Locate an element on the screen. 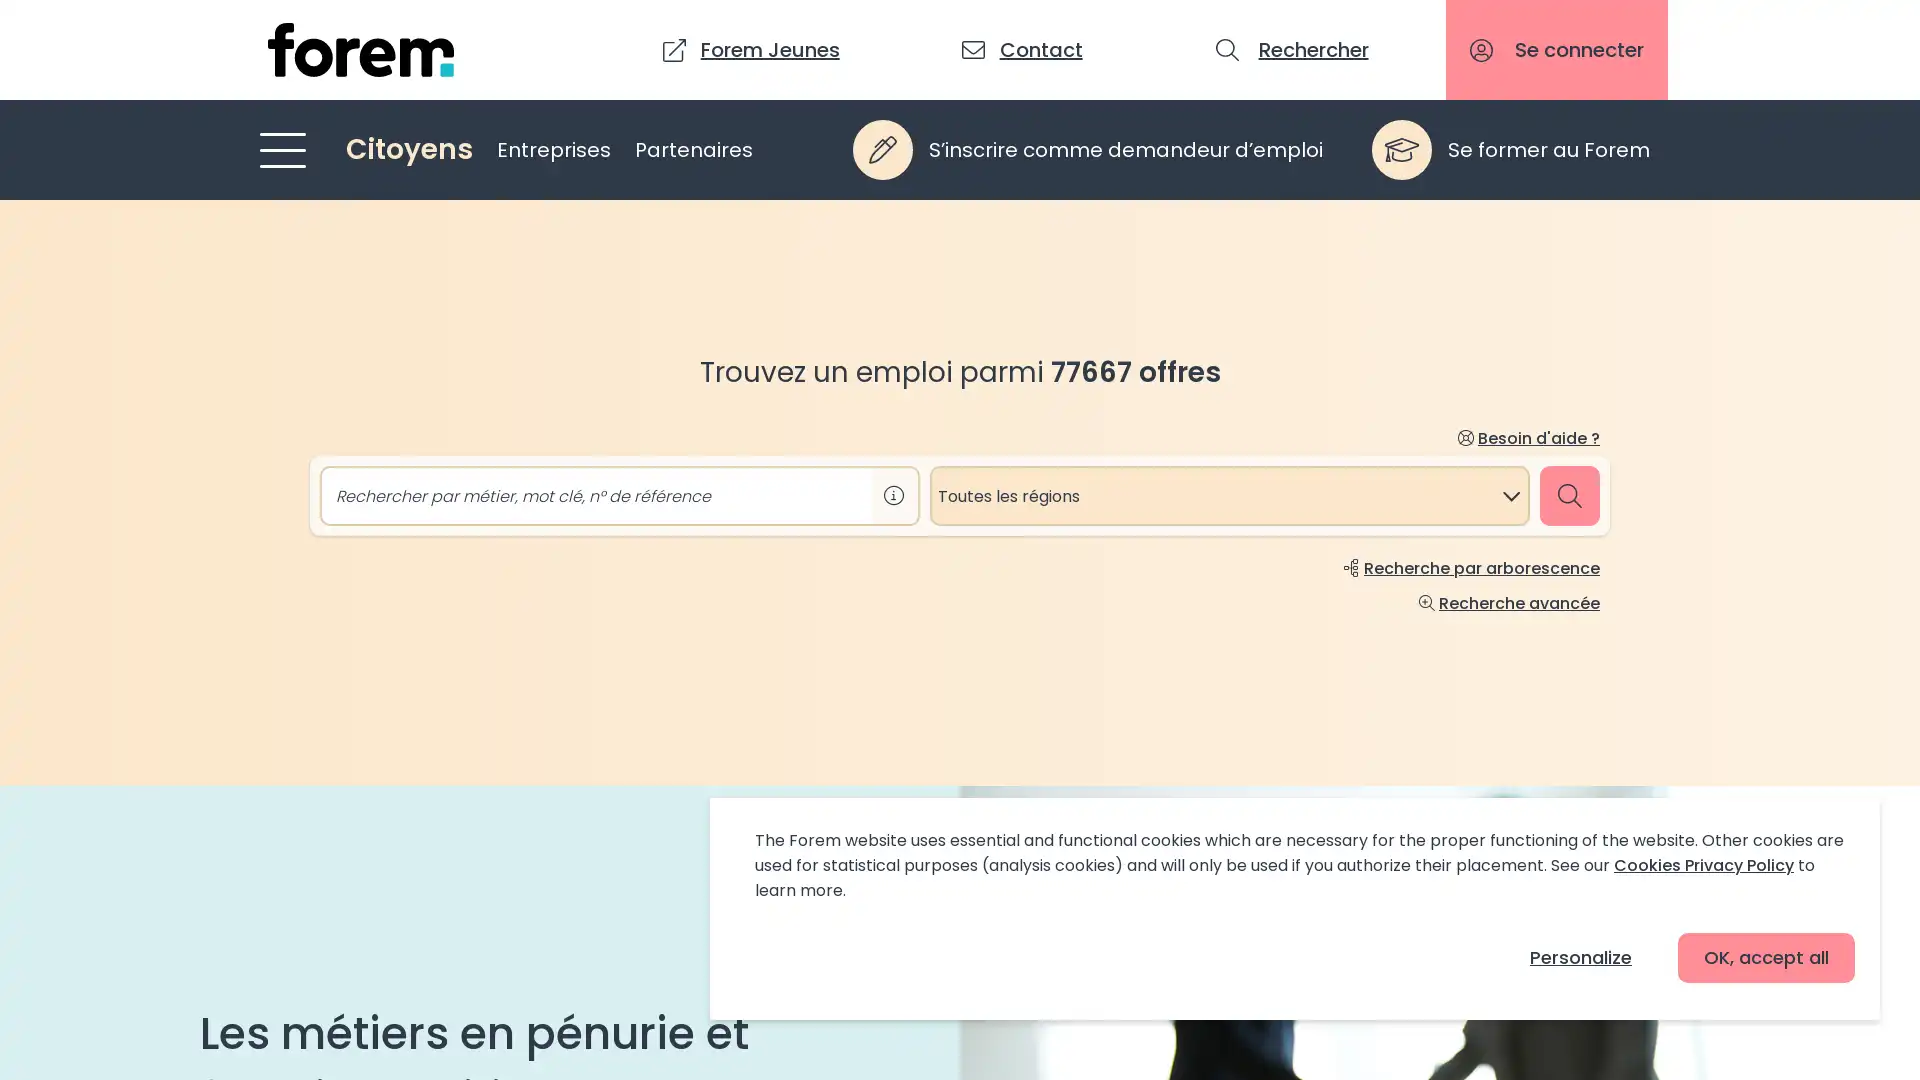 Image resolution: width=1920 pixels, height=1080 pixels. Rechercher par mots cles dans le site Rechercher is located at coordinates (1294, 49).